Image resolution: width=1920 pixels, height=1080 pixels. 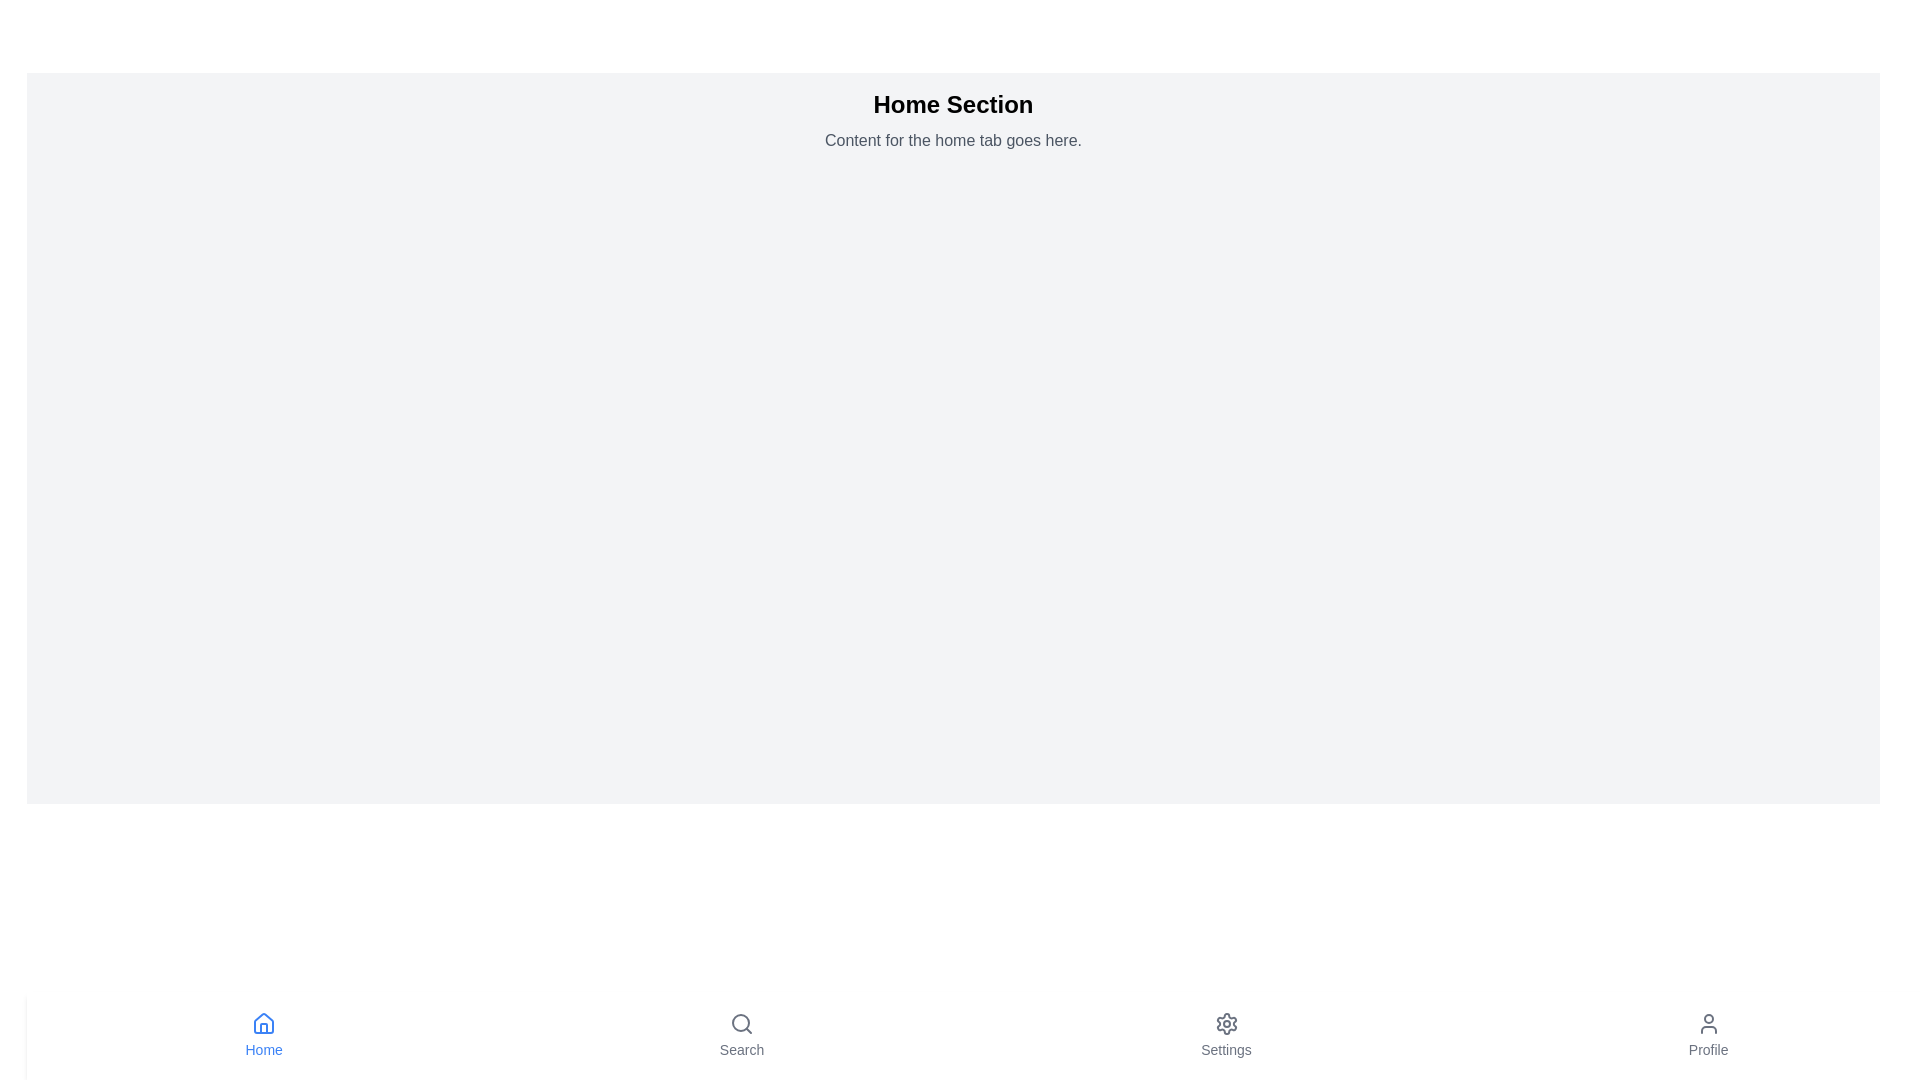 What do you see at coordinates (263, 1048) in the screenshot?
I see `the 'Home' text label in the bottom navigation bar, which is the first item from the left and displays the word 'Home' in small blue font` at bounding box center [263, 1048].